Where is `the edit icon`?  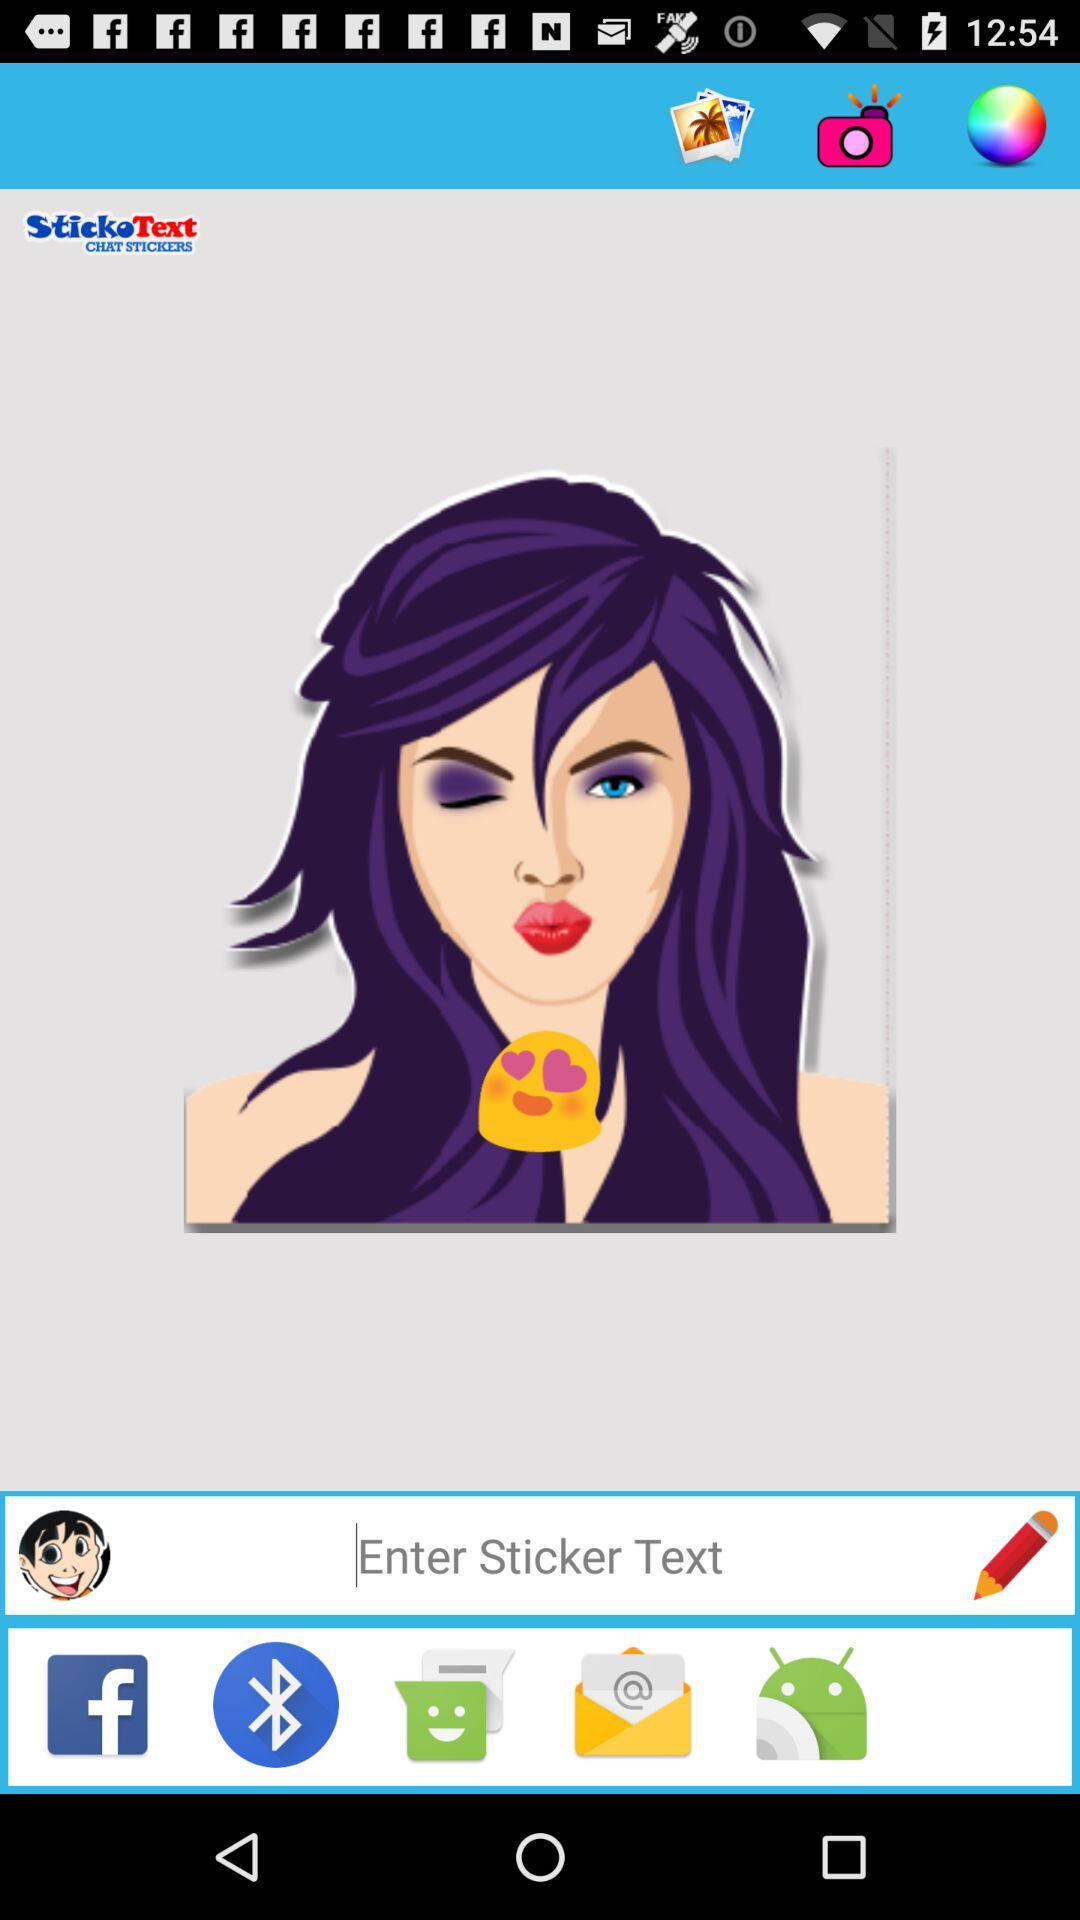
the edit icon is located at coordinates (1015, 1664).